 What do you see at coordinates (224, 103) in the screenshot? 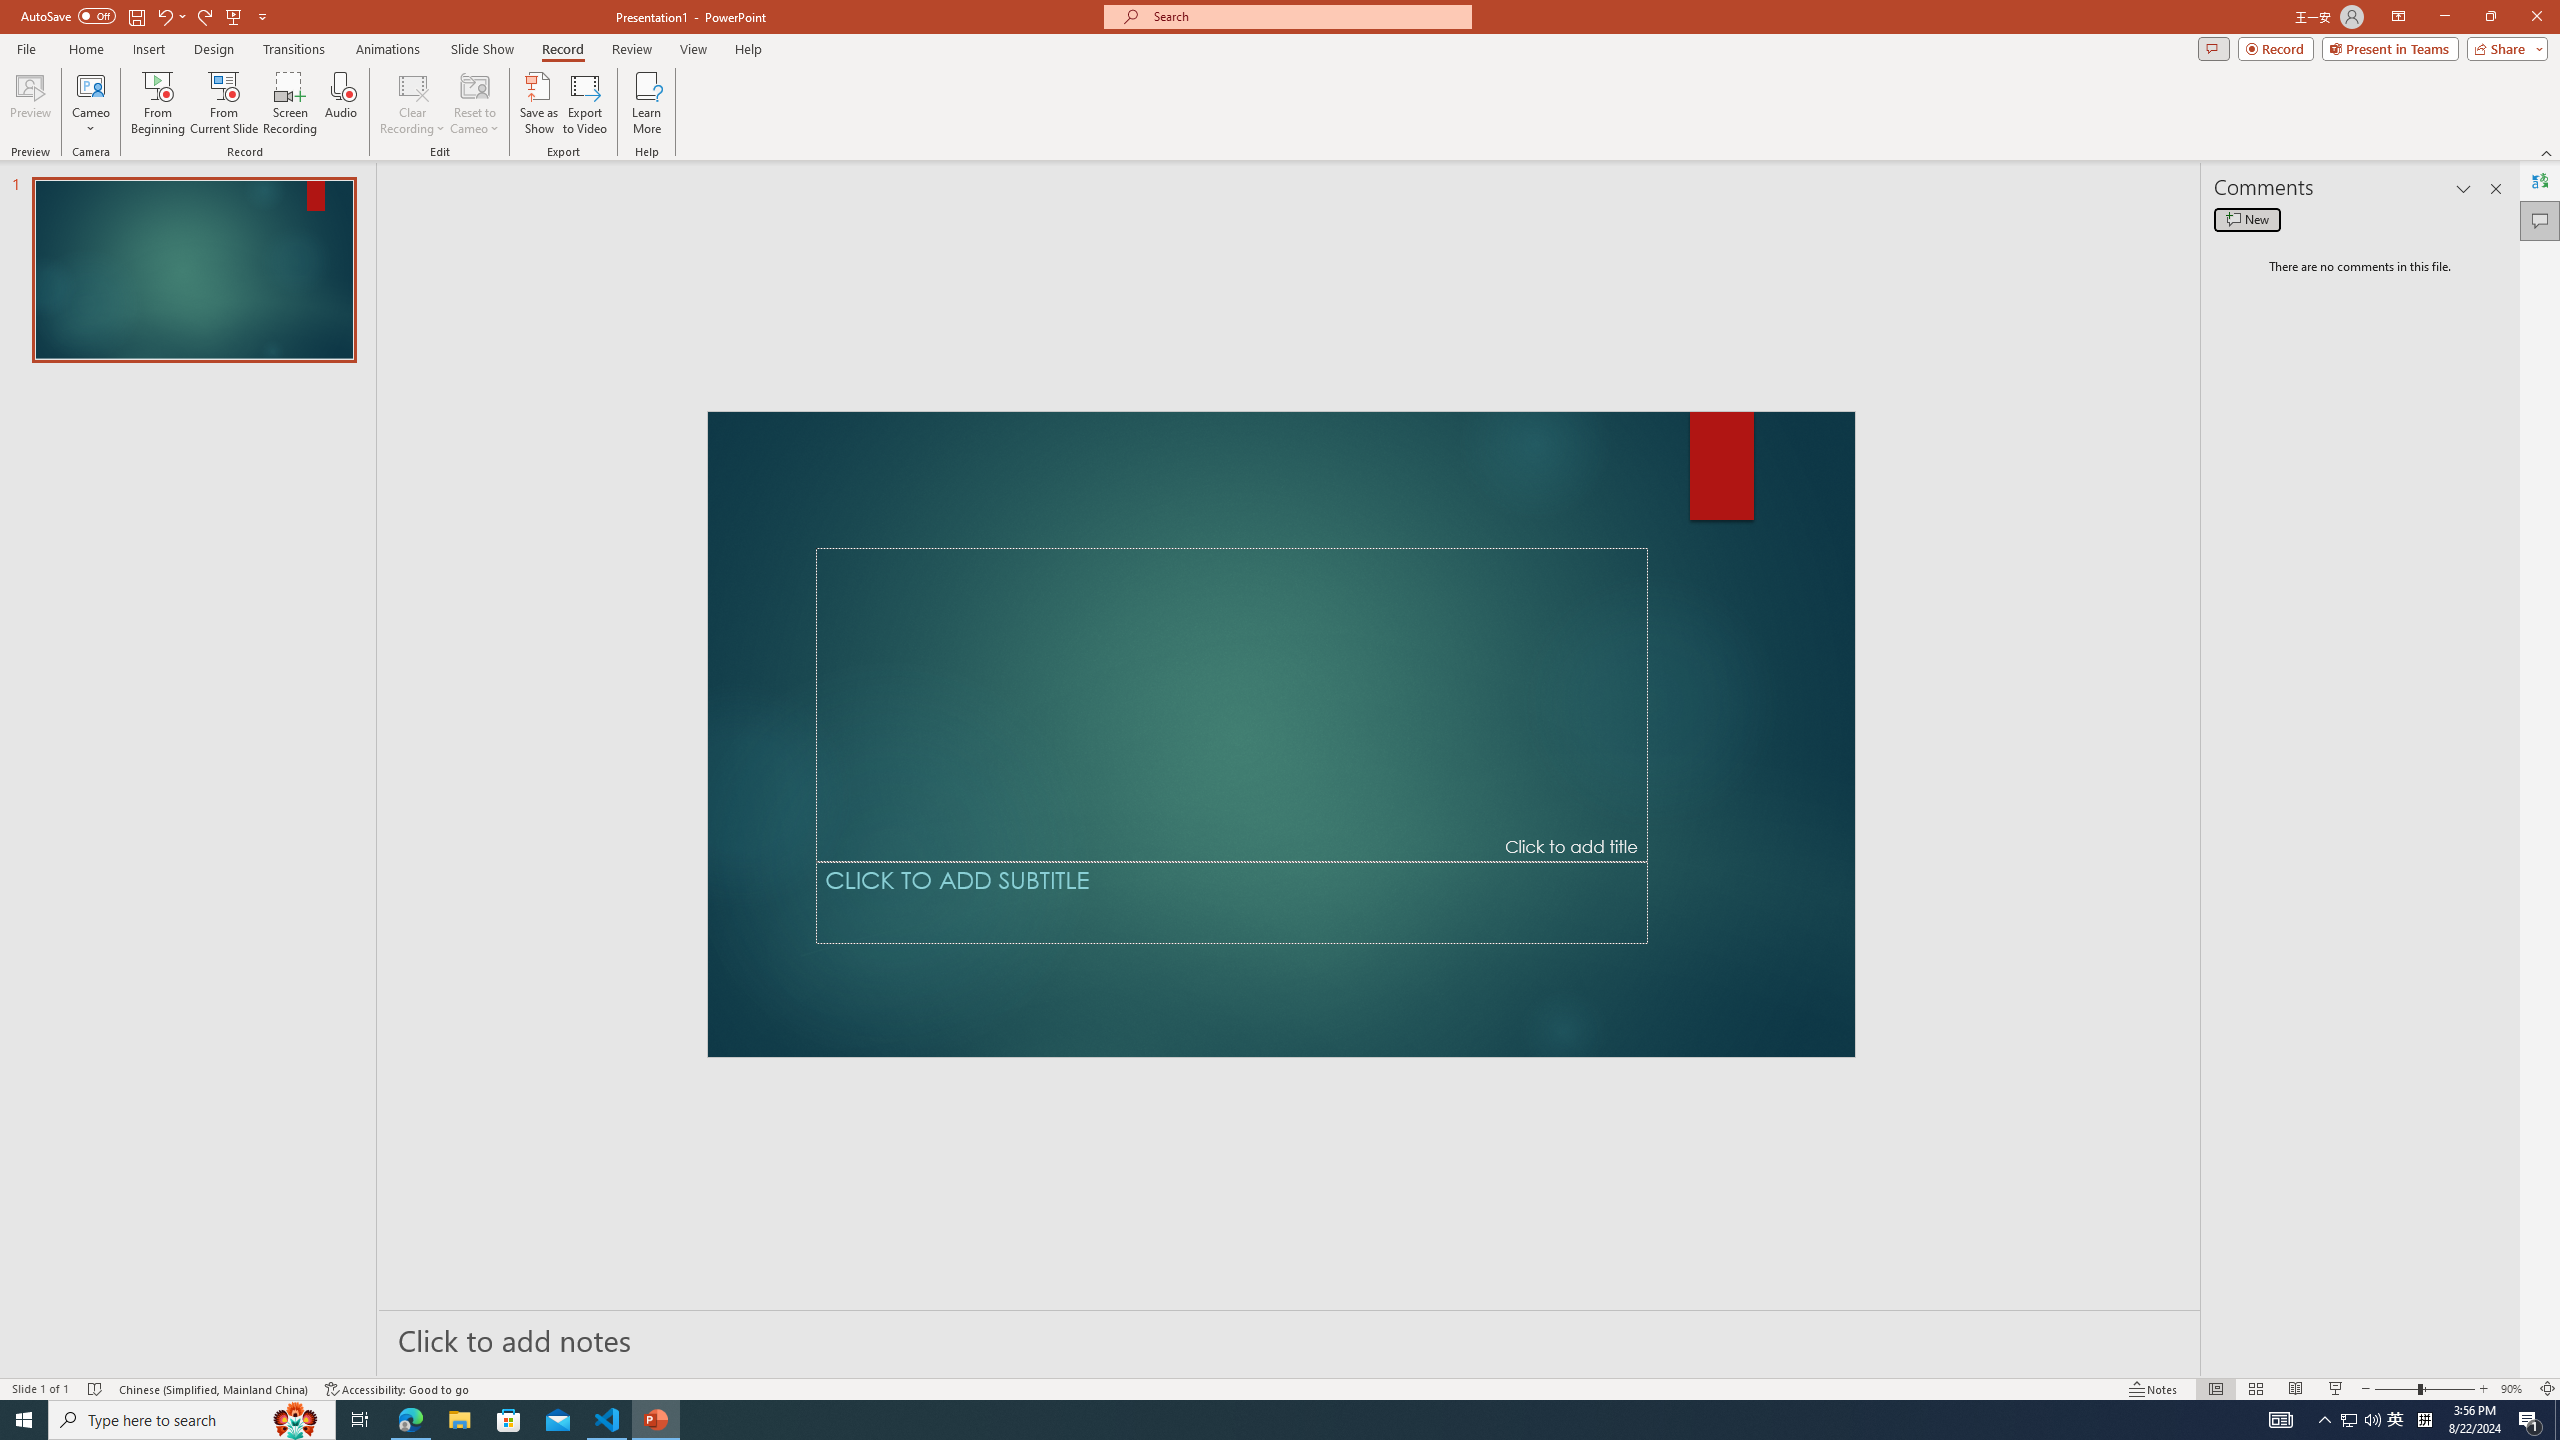
I see `'From Current Slide...'` at bounding box center [224, 103].